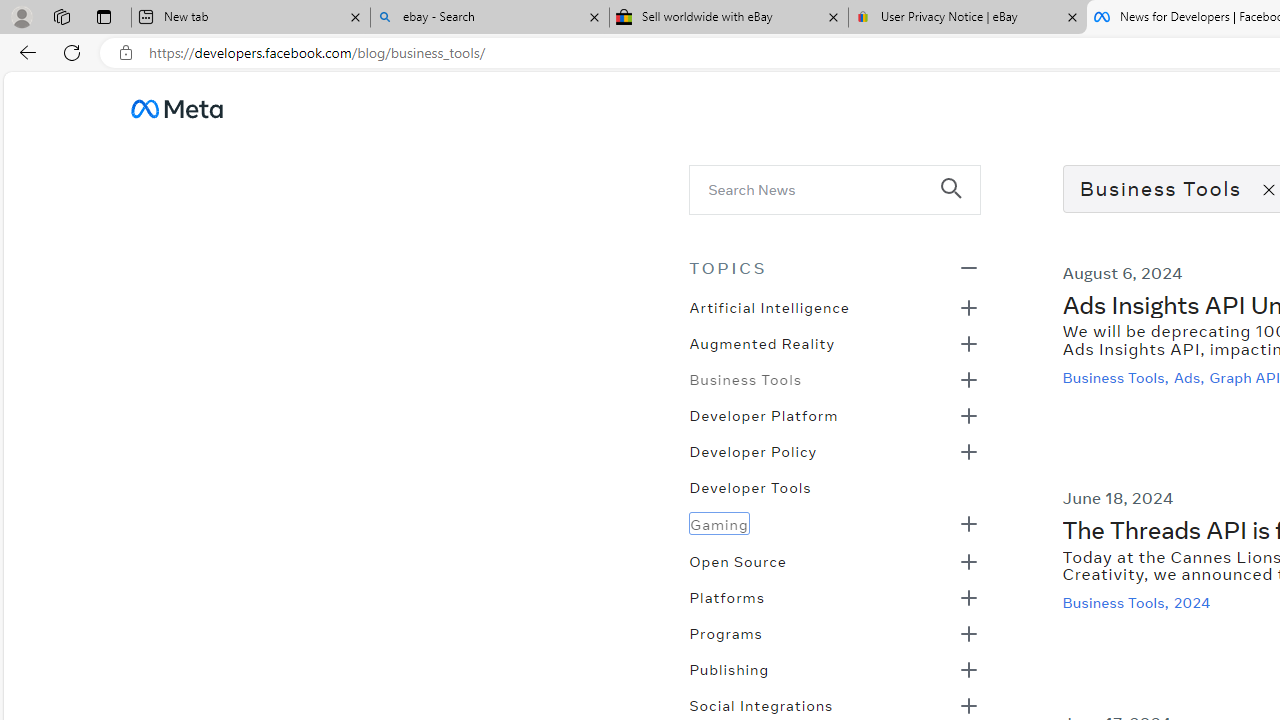 The height and width of the screenshot is (720, 1280). I want to click on 'Gaming', so click(719, 522).